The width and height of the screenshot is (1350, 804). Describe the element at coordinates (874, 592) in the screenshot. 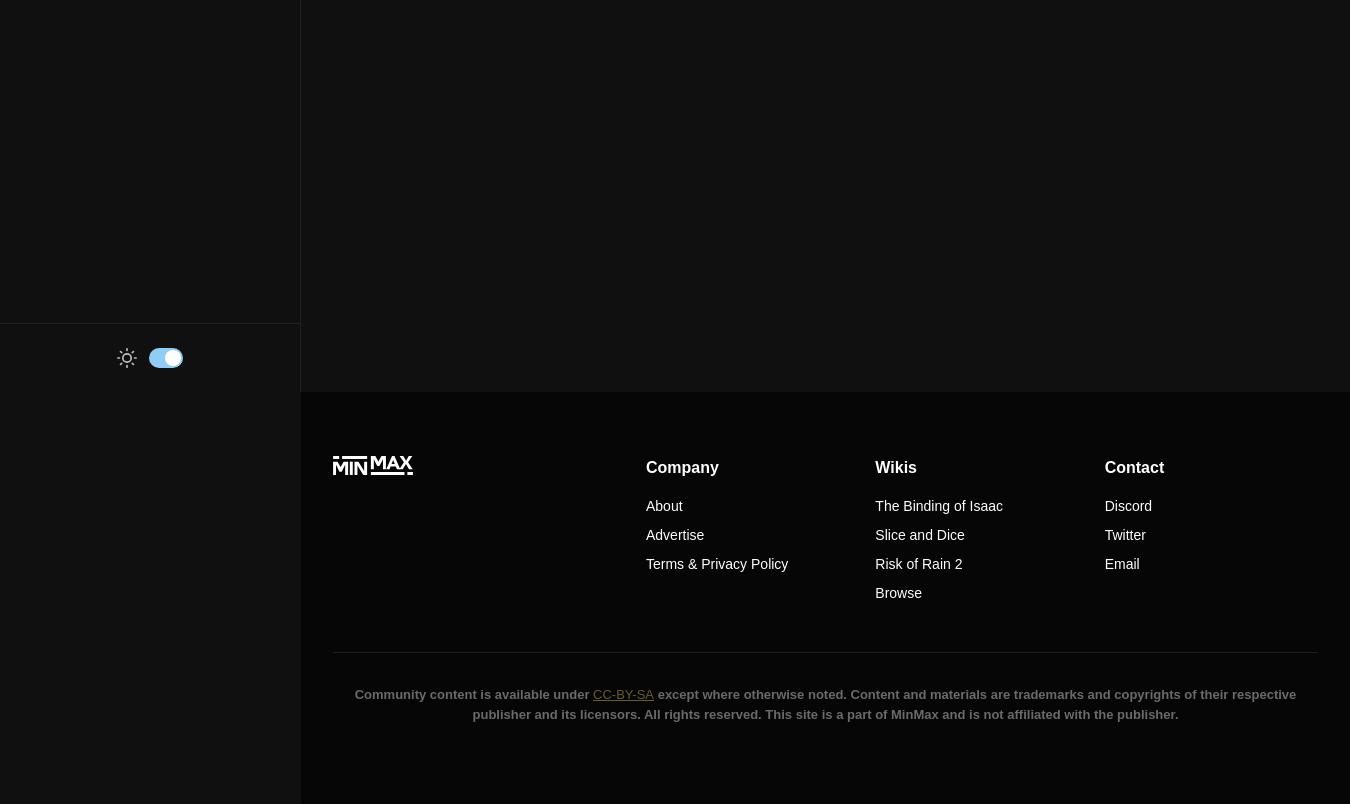

I see `'Browse'` at that location.